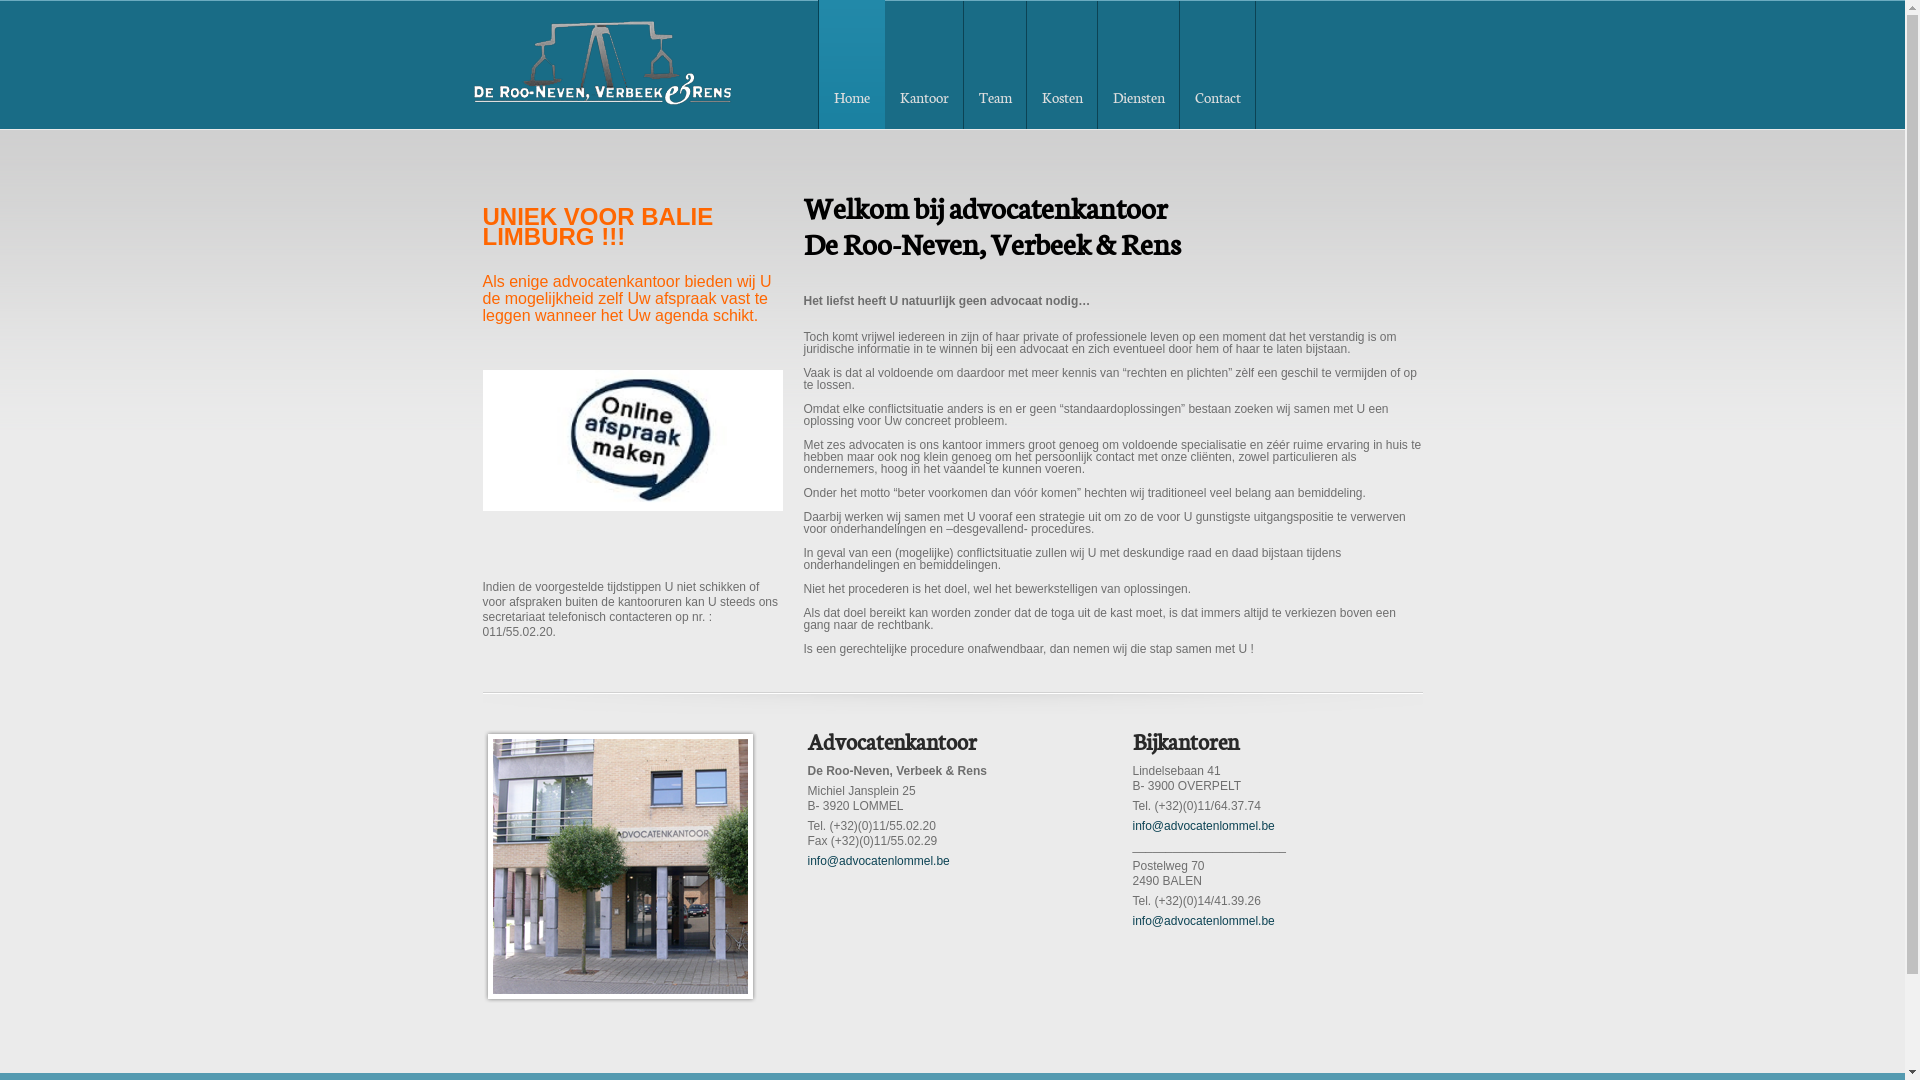 Image resolution: width=1920 pixels, height=1080 pixels. I want to click on 'info@advocatenlommel.be', so click(807, 859).